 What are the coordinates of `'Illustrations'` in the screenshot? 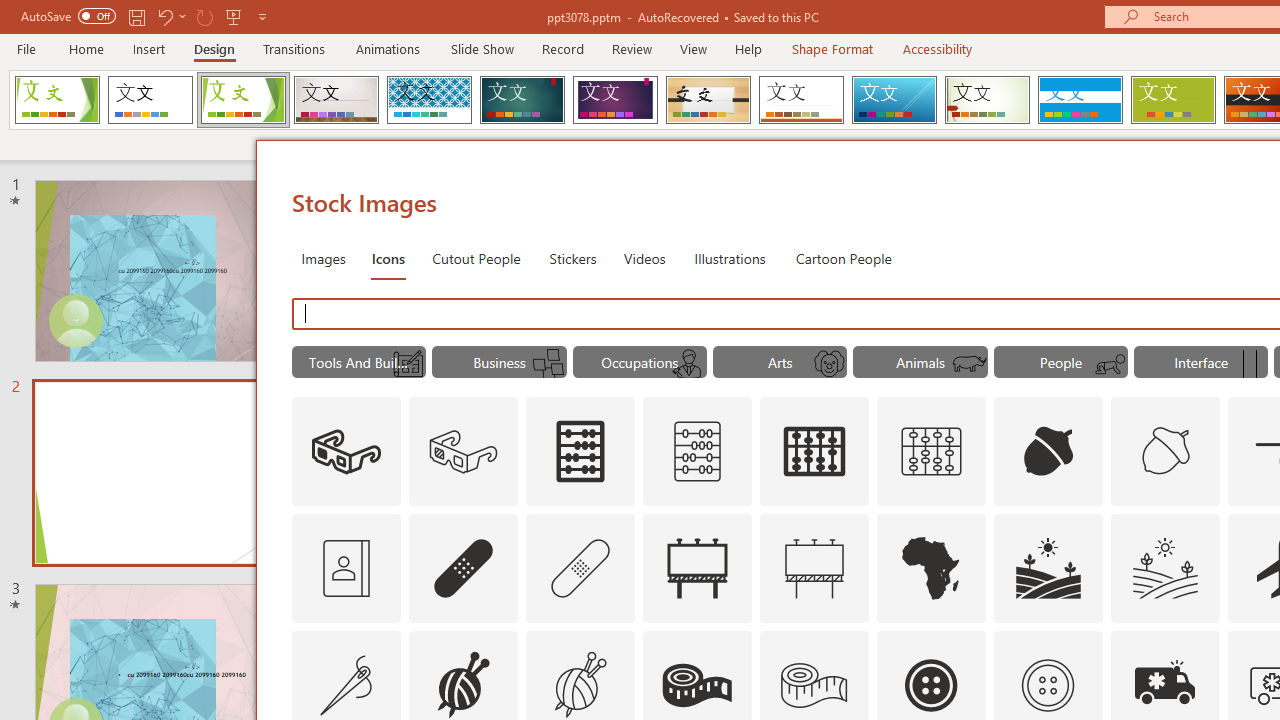 It's located at (729, 257).